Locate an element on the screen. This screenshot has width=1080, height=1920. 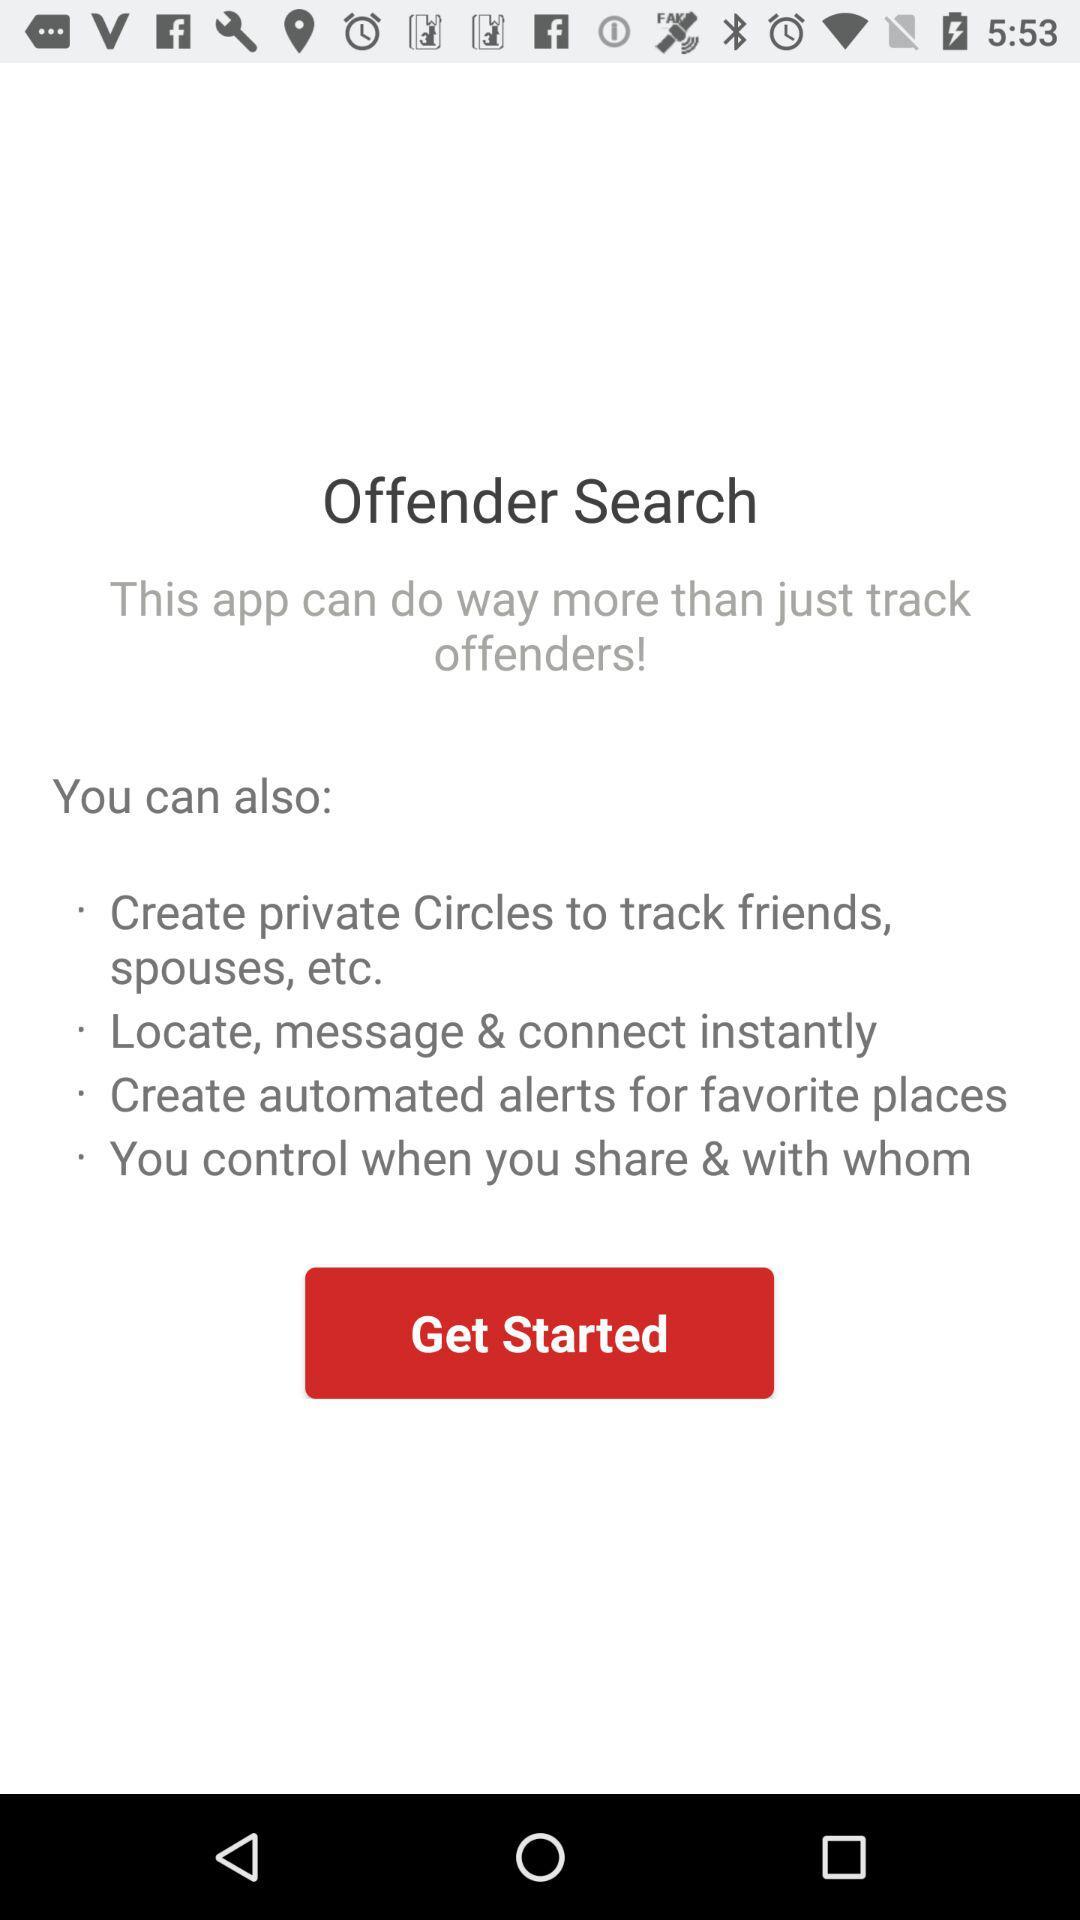
get started item is located at coordinates (538, 1333).